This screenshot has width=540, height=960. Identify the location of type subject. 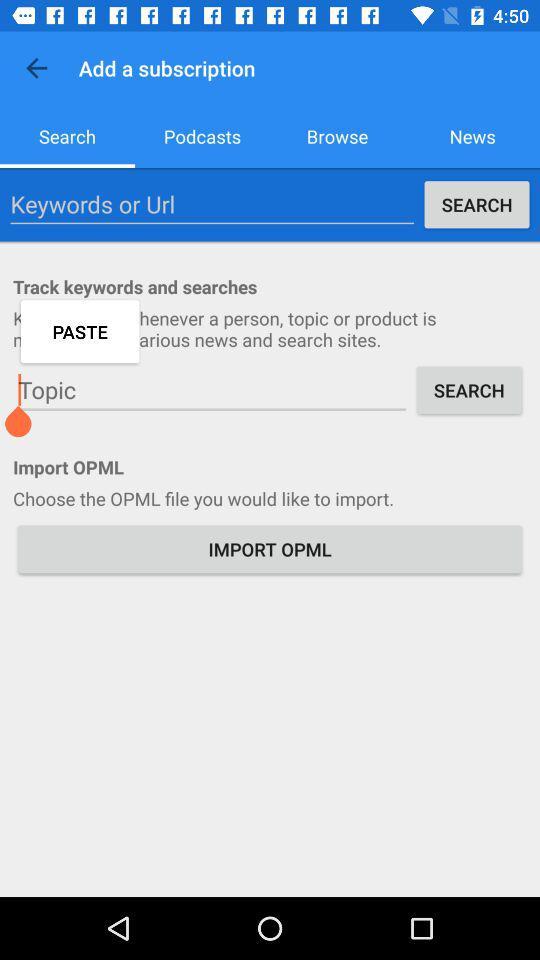
(211, 389).